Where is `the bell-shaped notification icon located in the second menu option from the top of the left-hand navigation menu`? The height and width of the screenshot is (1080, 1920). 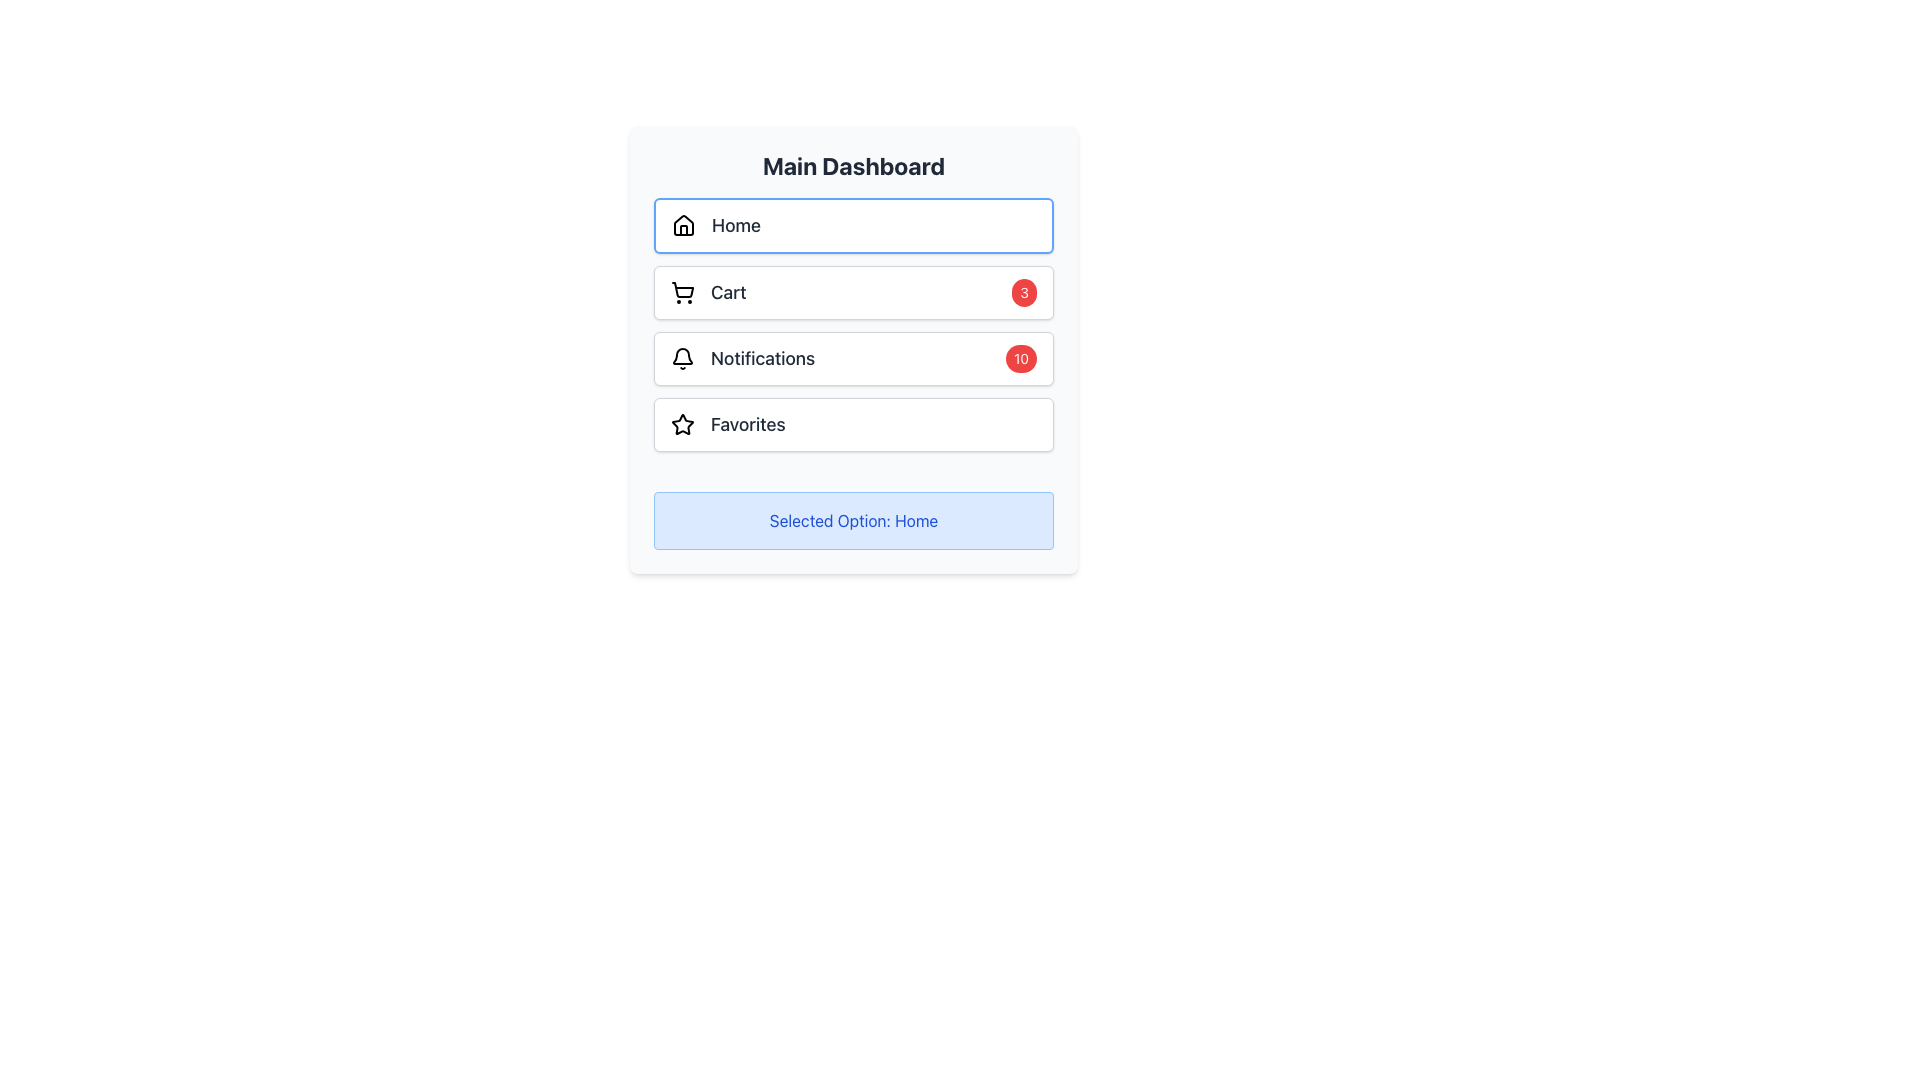 the bell-shaped notification icon located in the second menu option from the top of the left-hand navigation menu is located at coordinates (682, 357).